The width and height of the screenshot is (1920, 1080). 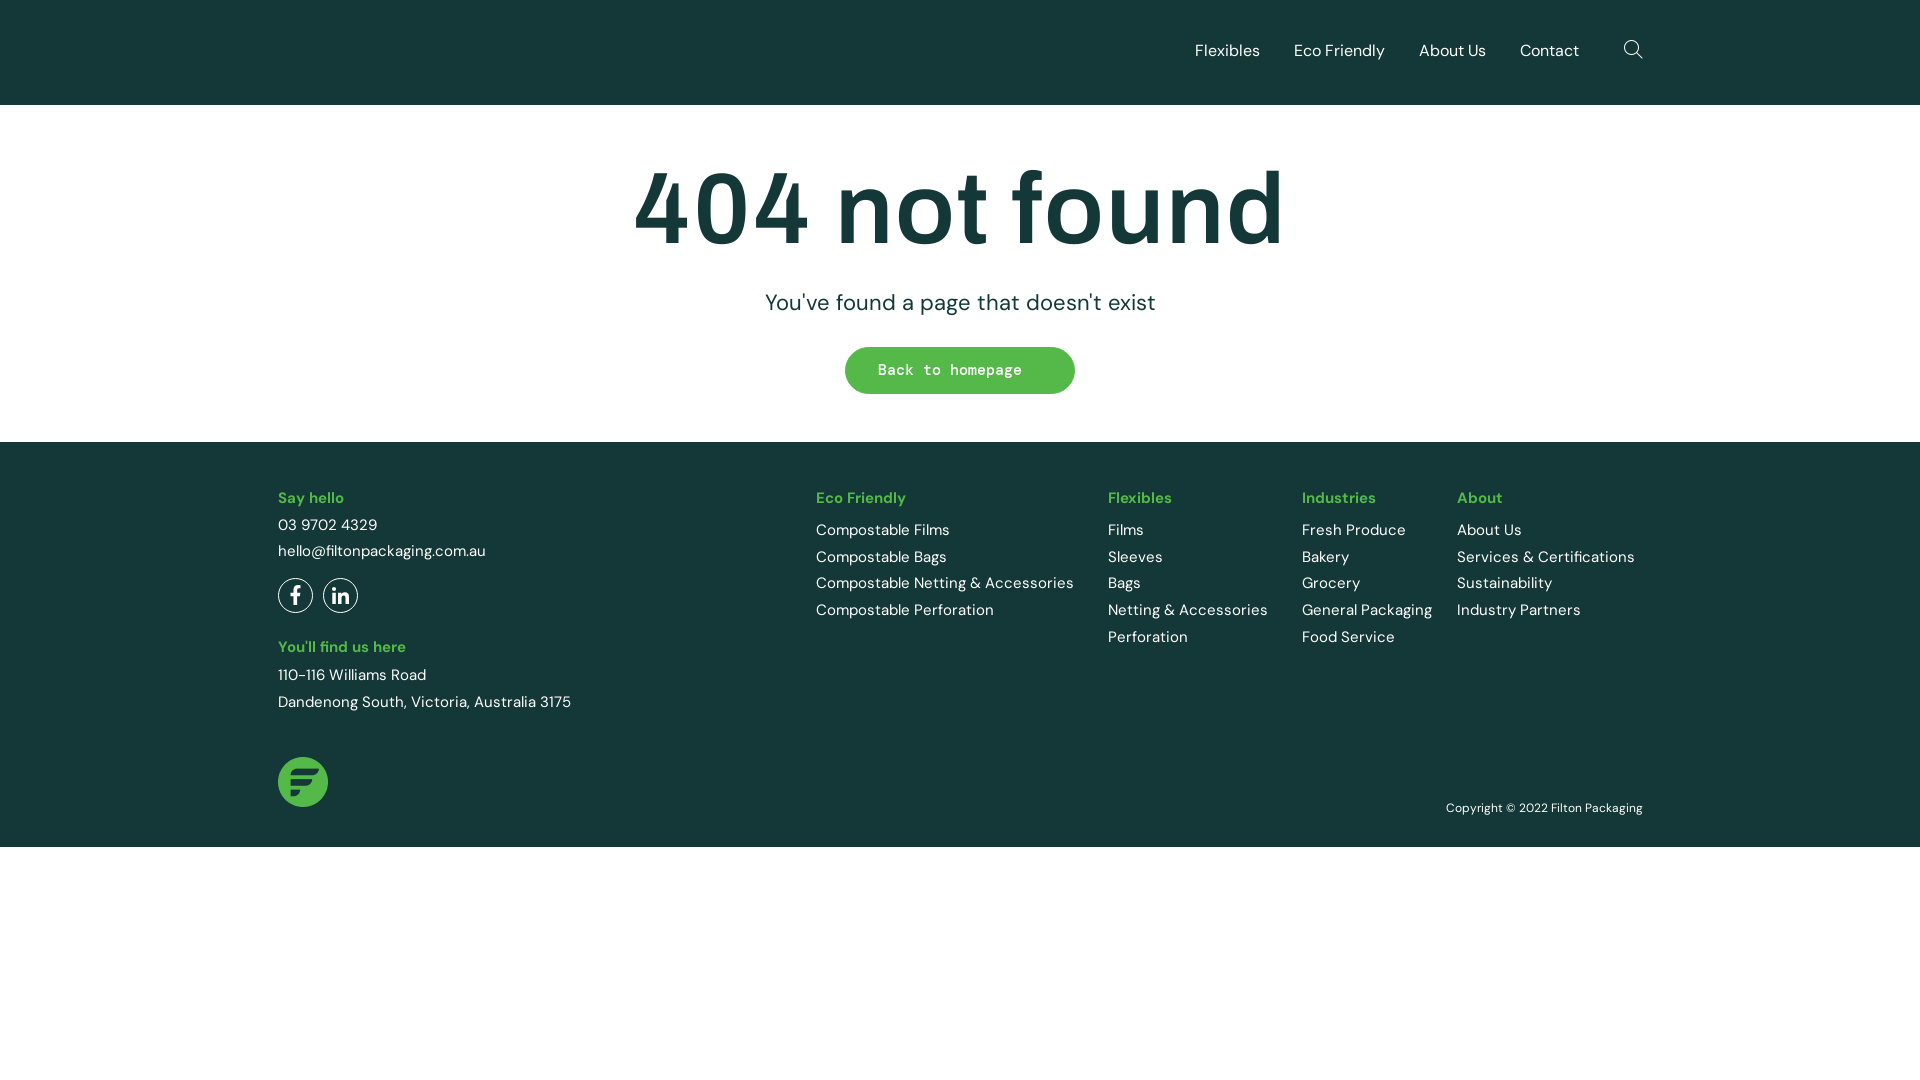 I want to click on 'Films', so click(x=1126, y=528).